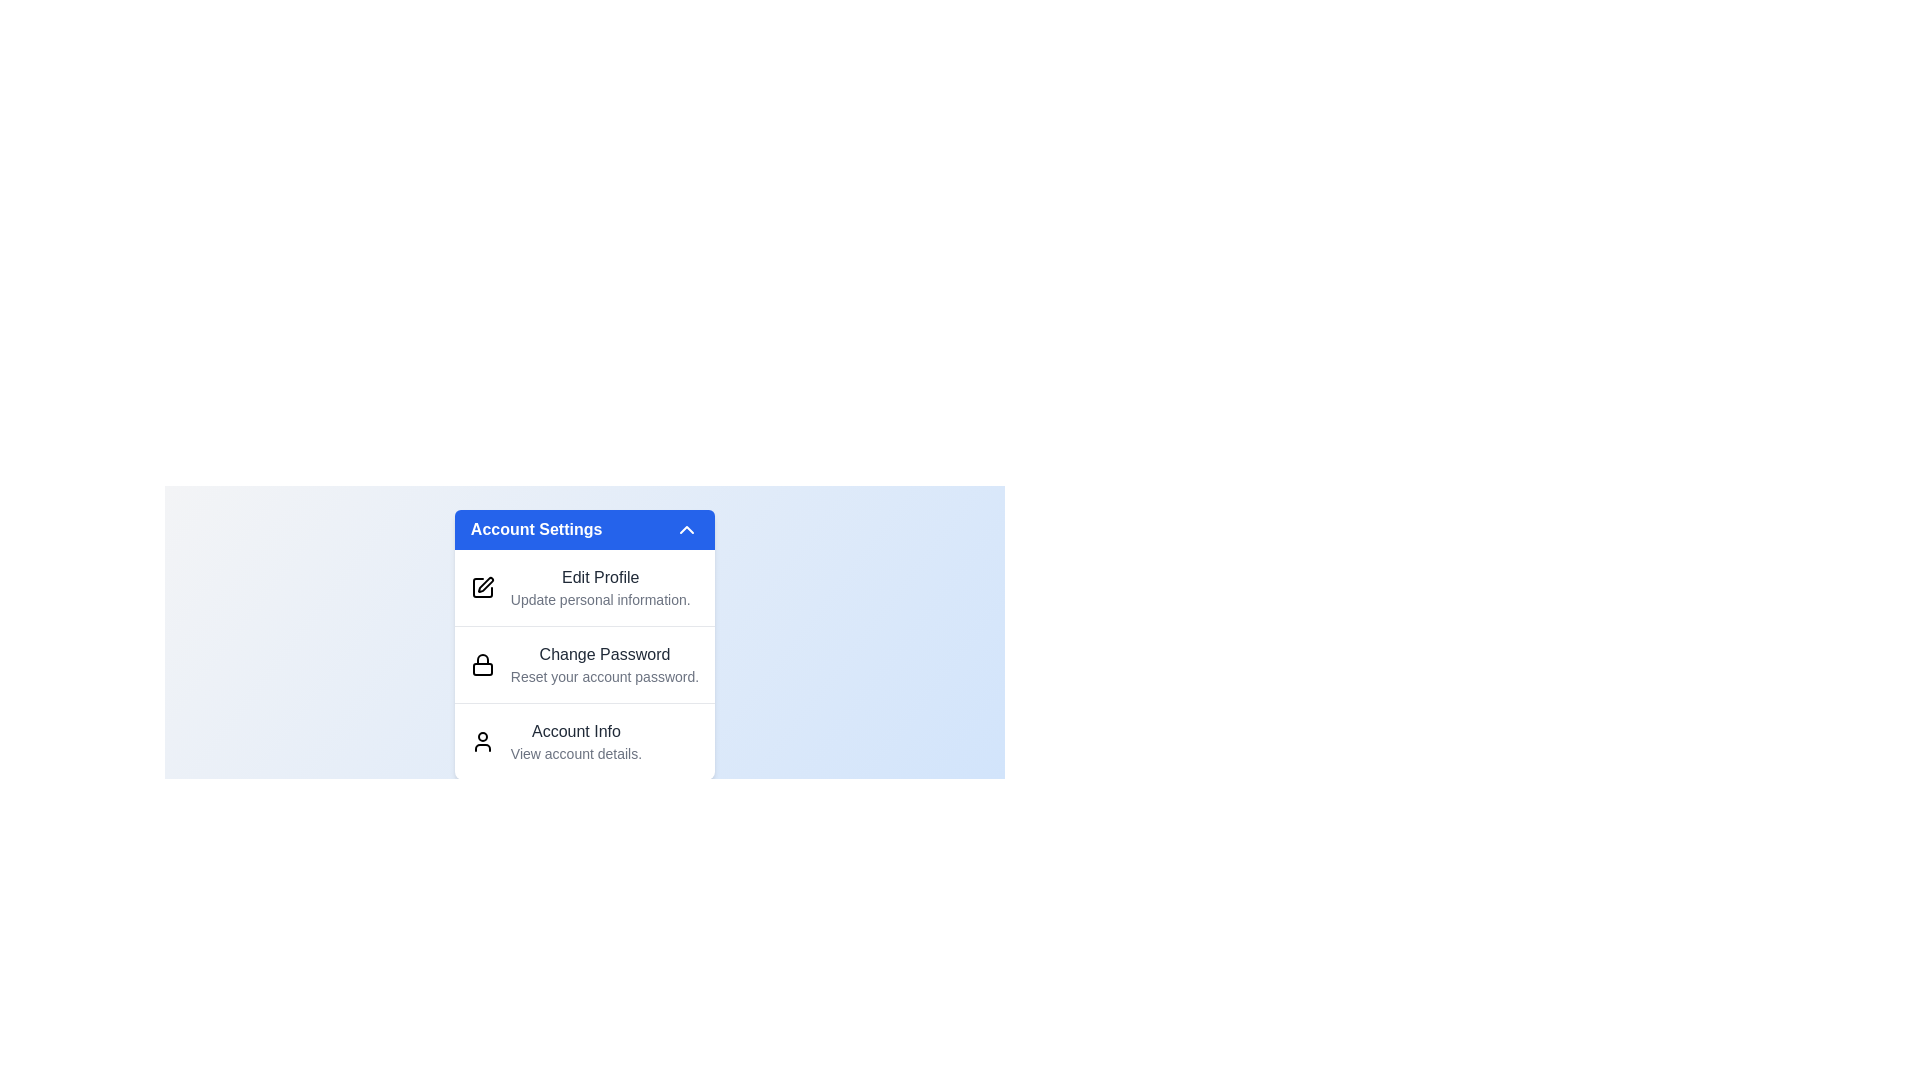 The image size is (1920, 1080). Describe the element at coordinates (584, 528) in the screenshot. I see `the 'Account Settings' button to toggle the menu visibility` at that location.